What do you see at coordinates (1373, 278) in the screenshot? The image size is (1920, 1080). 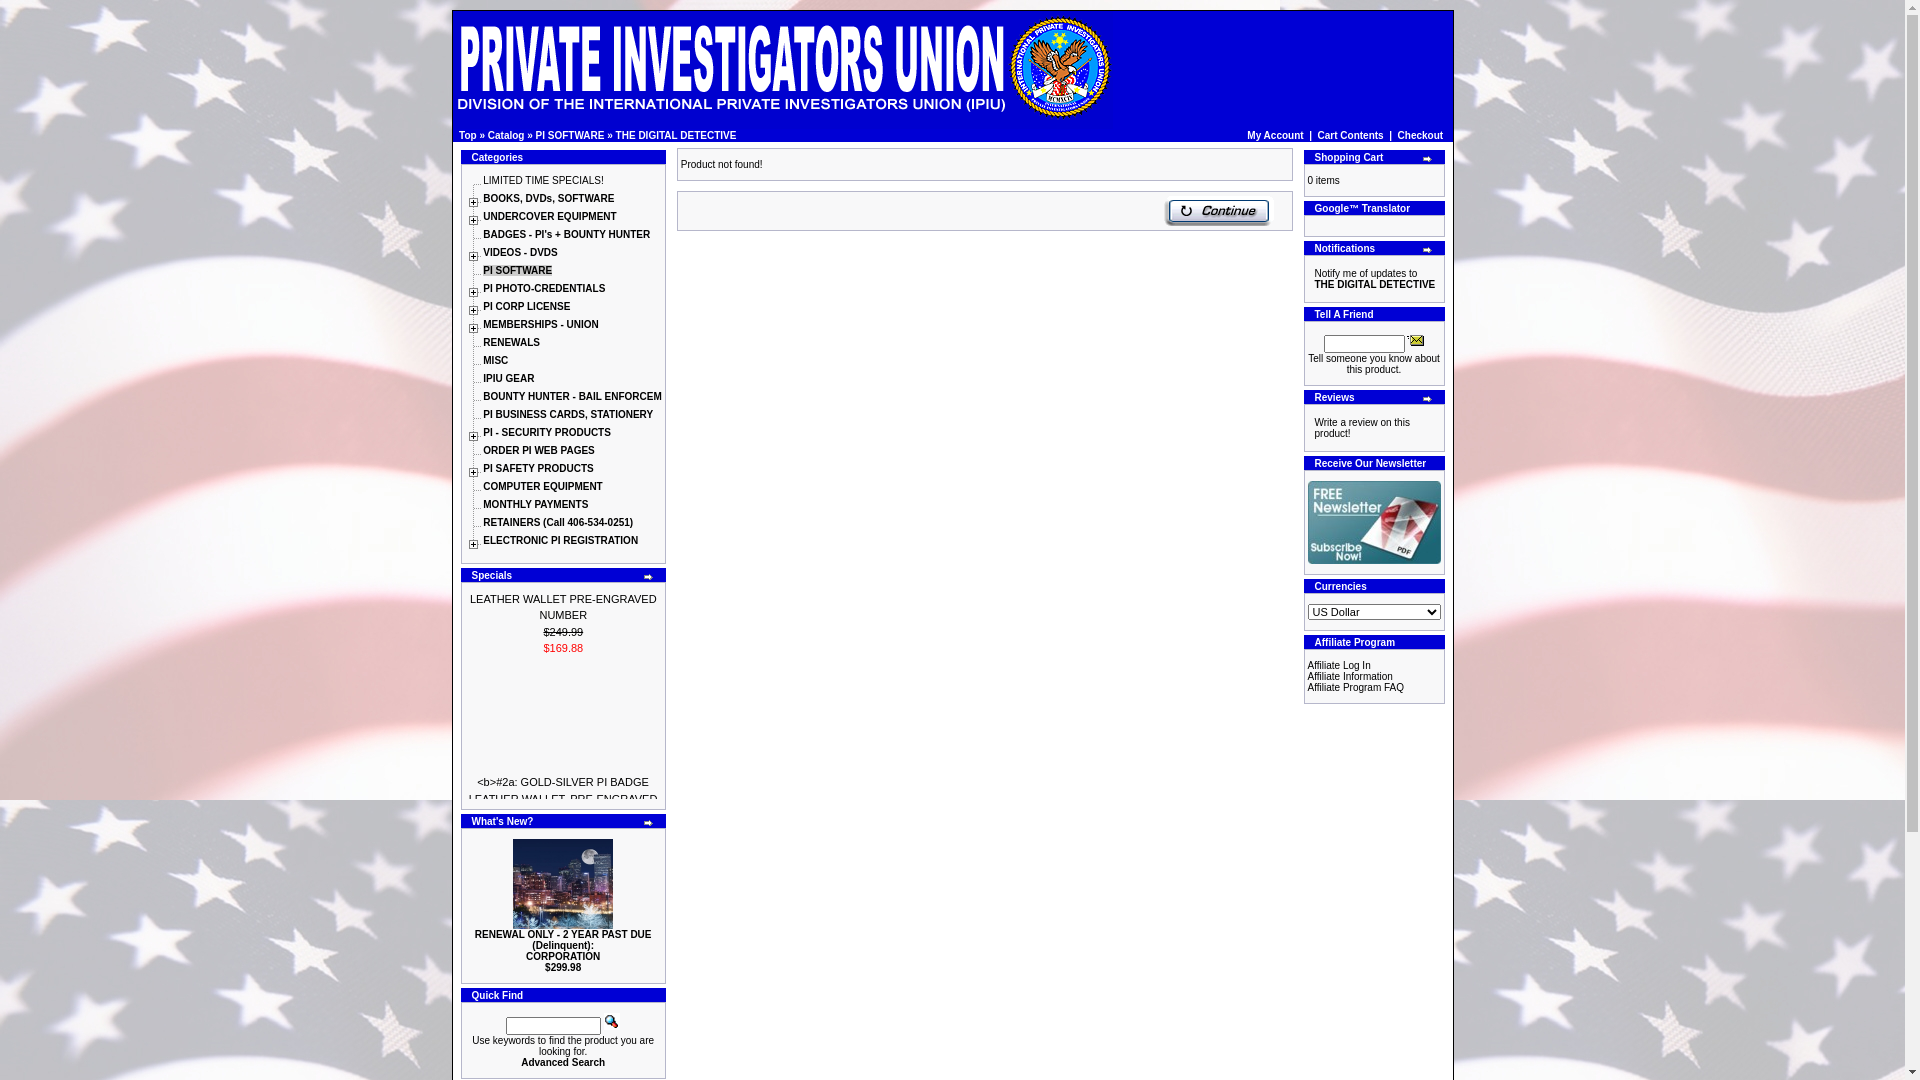 I see `'Notify me of updates to THE DIGITAL DETECTIVE'` at bounding box center [1373, 278].